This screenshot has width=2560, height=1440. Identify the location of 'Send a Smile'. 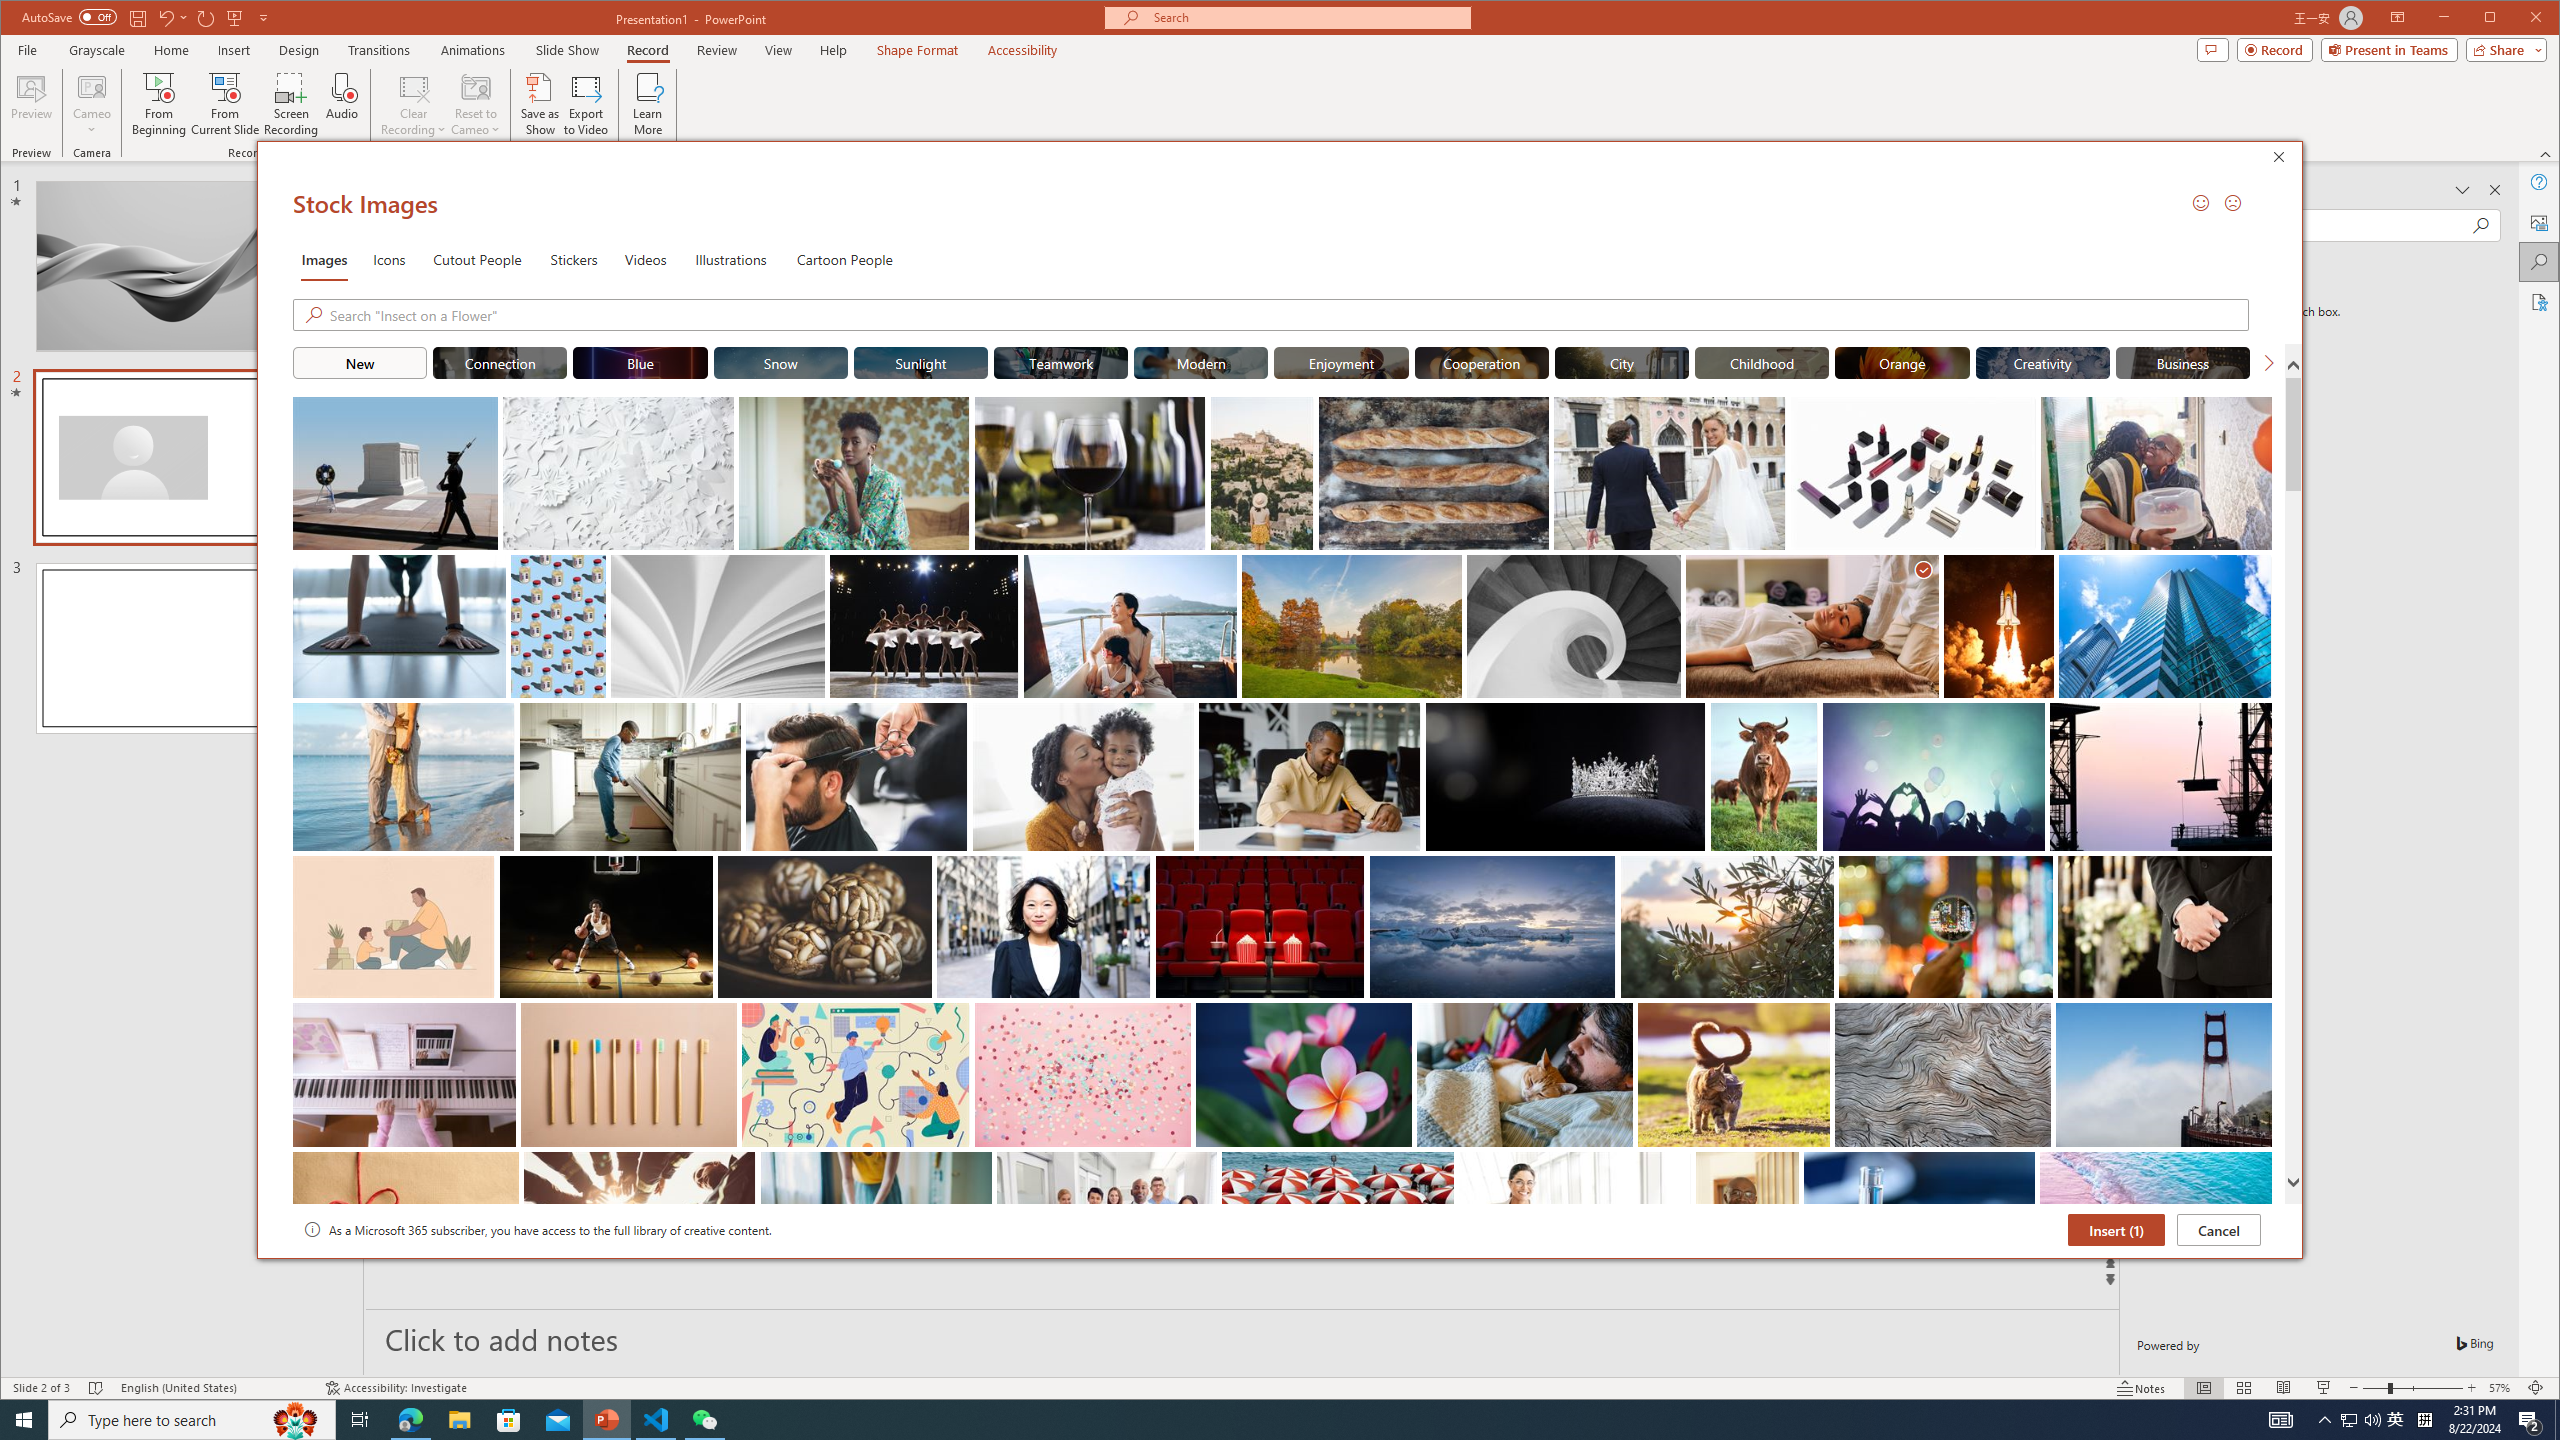
(2201, 202).